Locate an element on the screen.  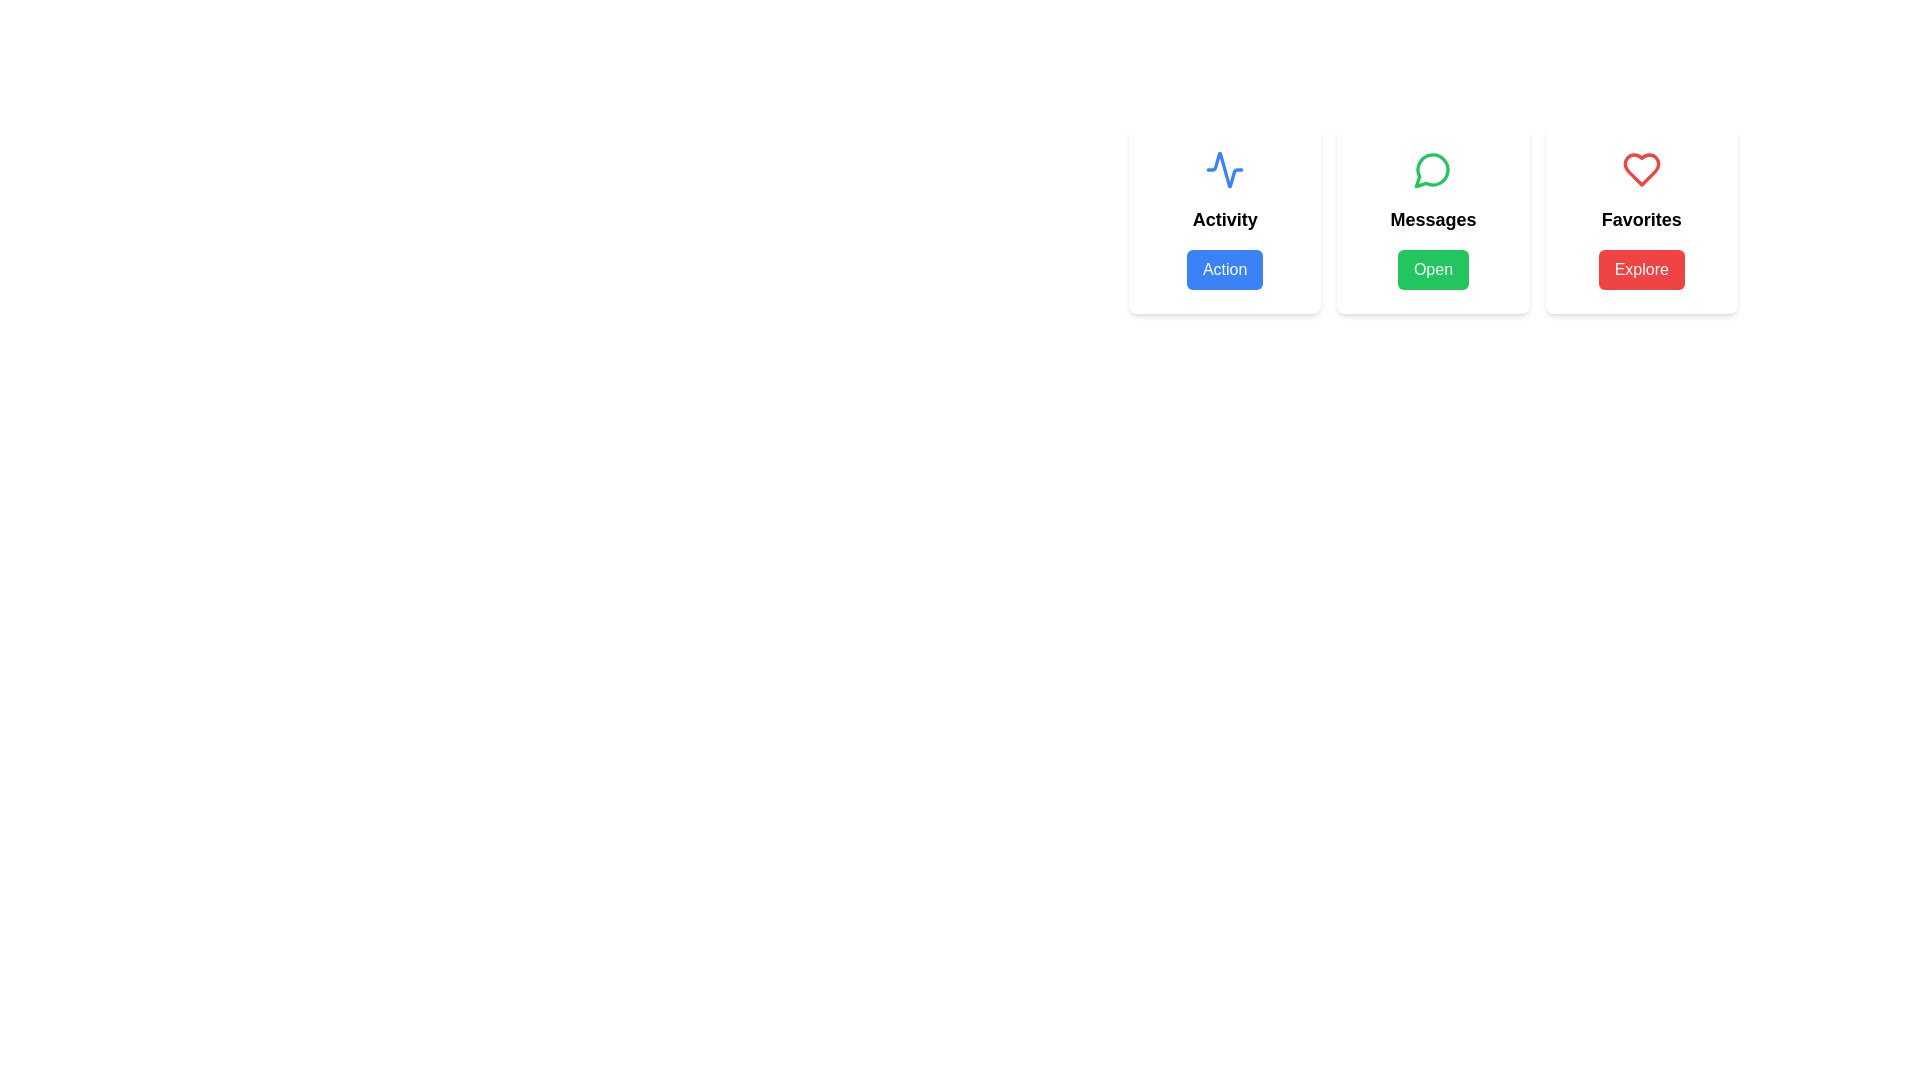
the blue wave icon located at the top-center of the 'Activity' card for guidance is located at coordinates (1224, 168).